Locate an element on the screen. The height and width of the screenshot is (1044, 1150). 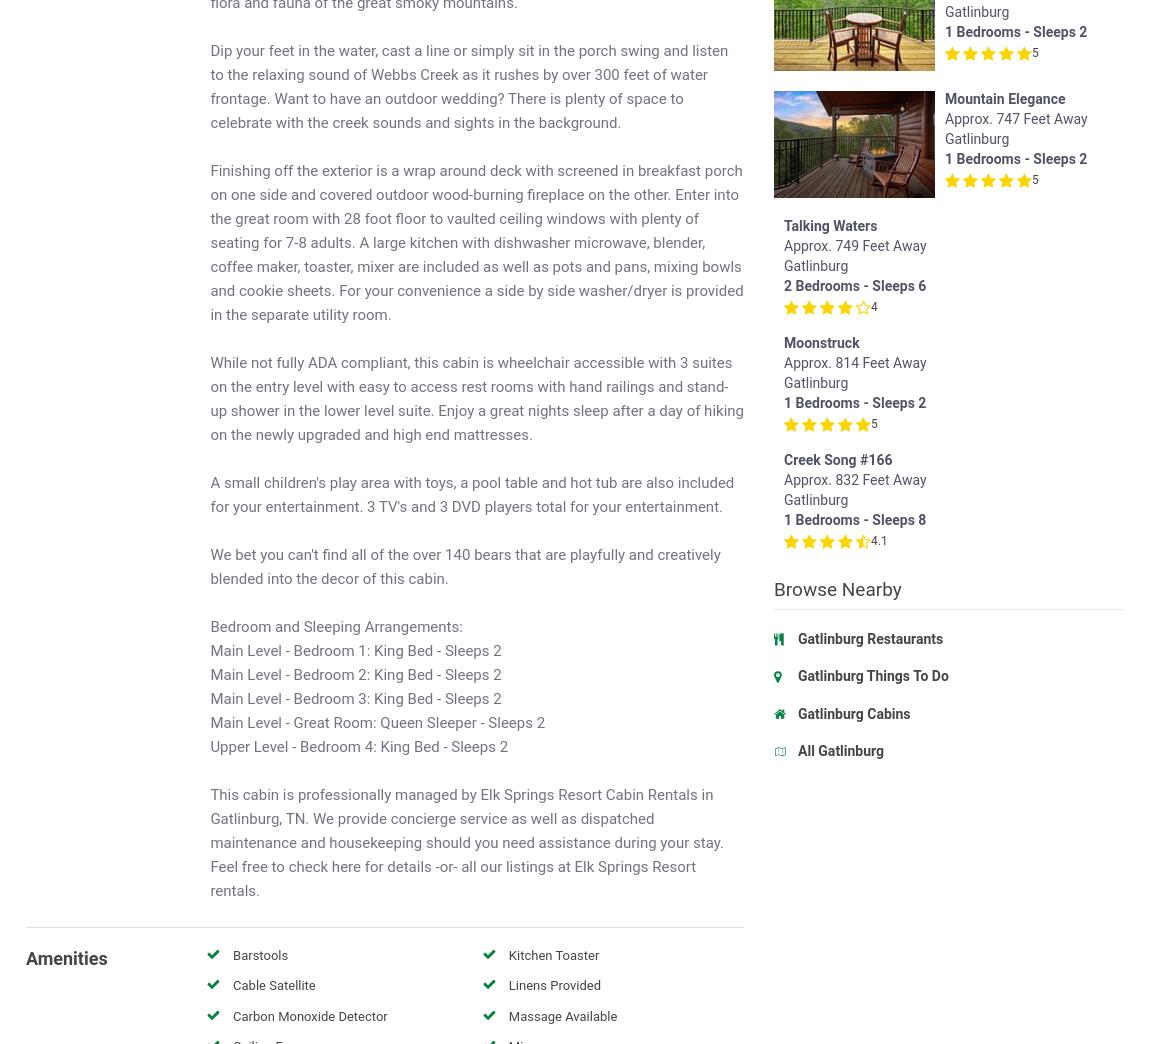
'Moonstruck' is located at coordinates (982, 352).